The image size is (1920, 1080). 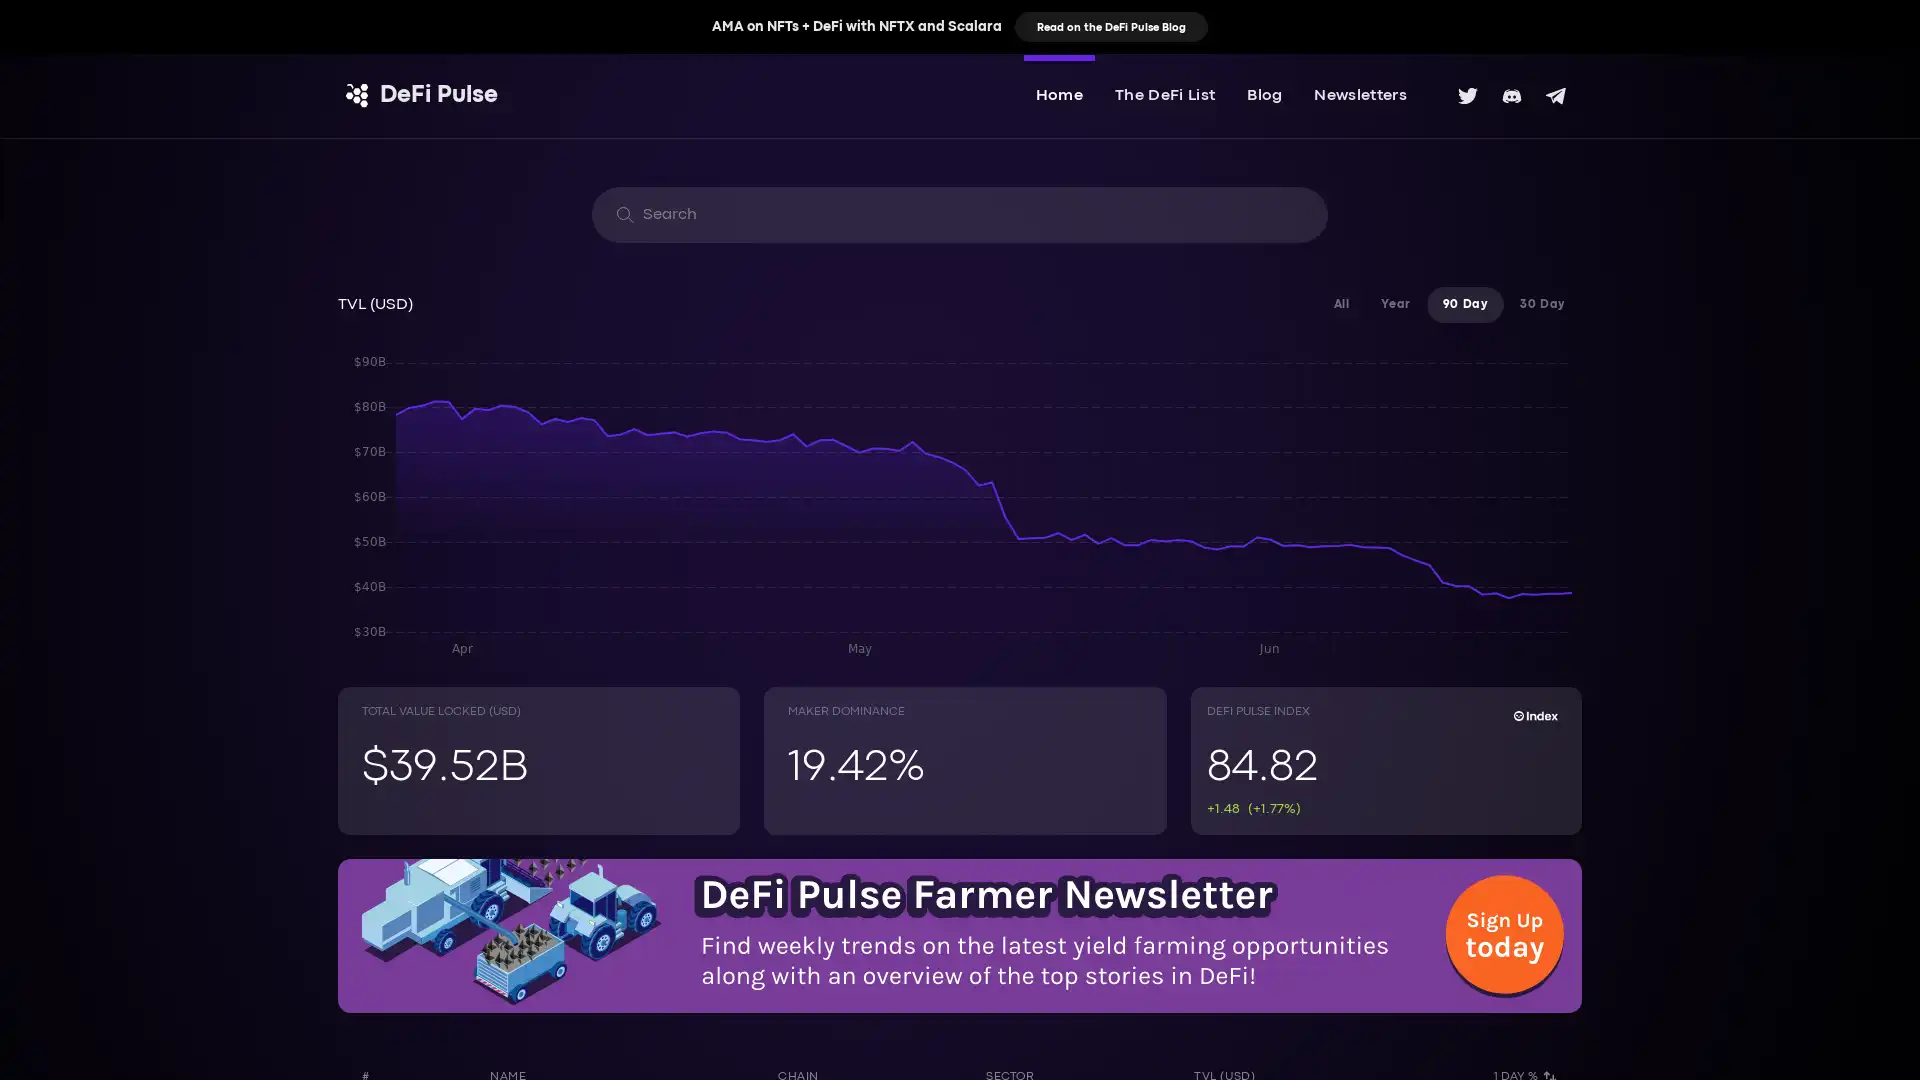 I want to click on All, so click(x=1340, y=304).